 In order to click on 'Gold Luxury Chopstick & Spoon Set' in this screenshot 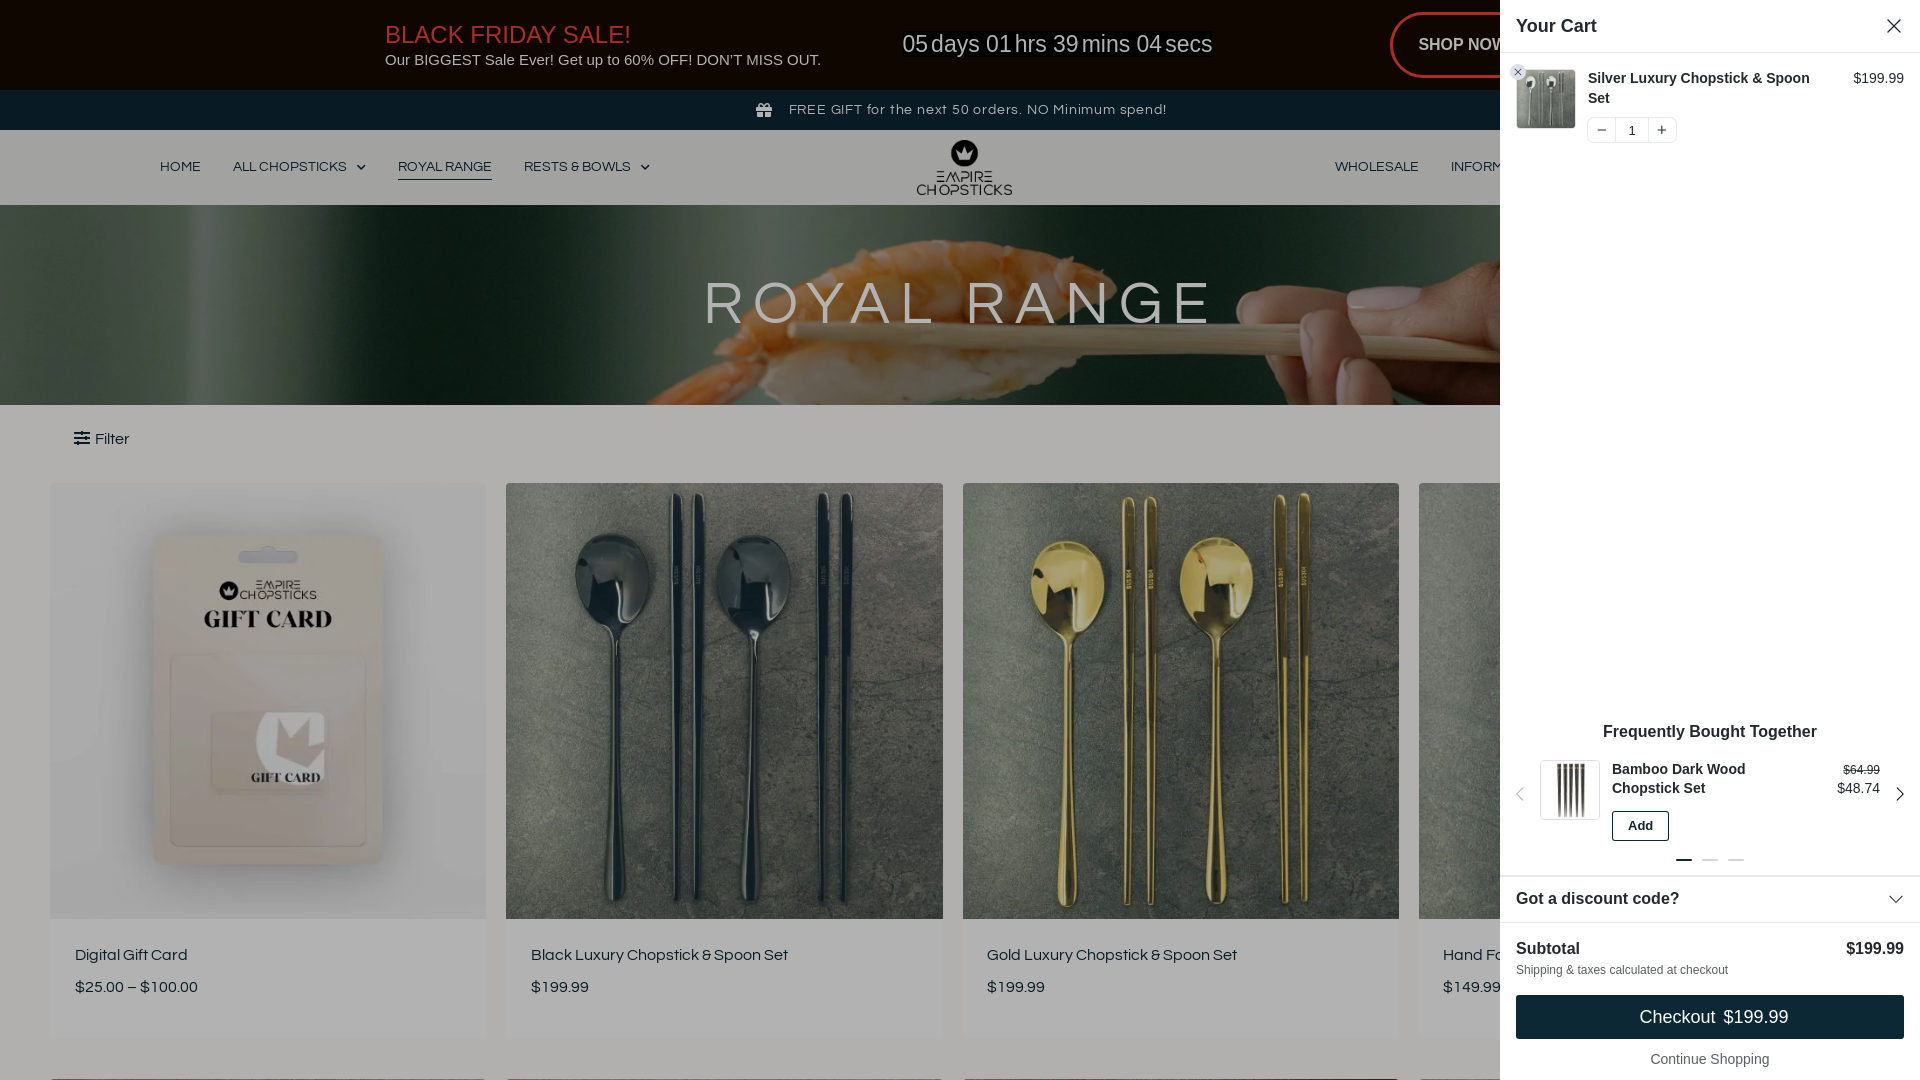, I will do `click(987, 954)`.